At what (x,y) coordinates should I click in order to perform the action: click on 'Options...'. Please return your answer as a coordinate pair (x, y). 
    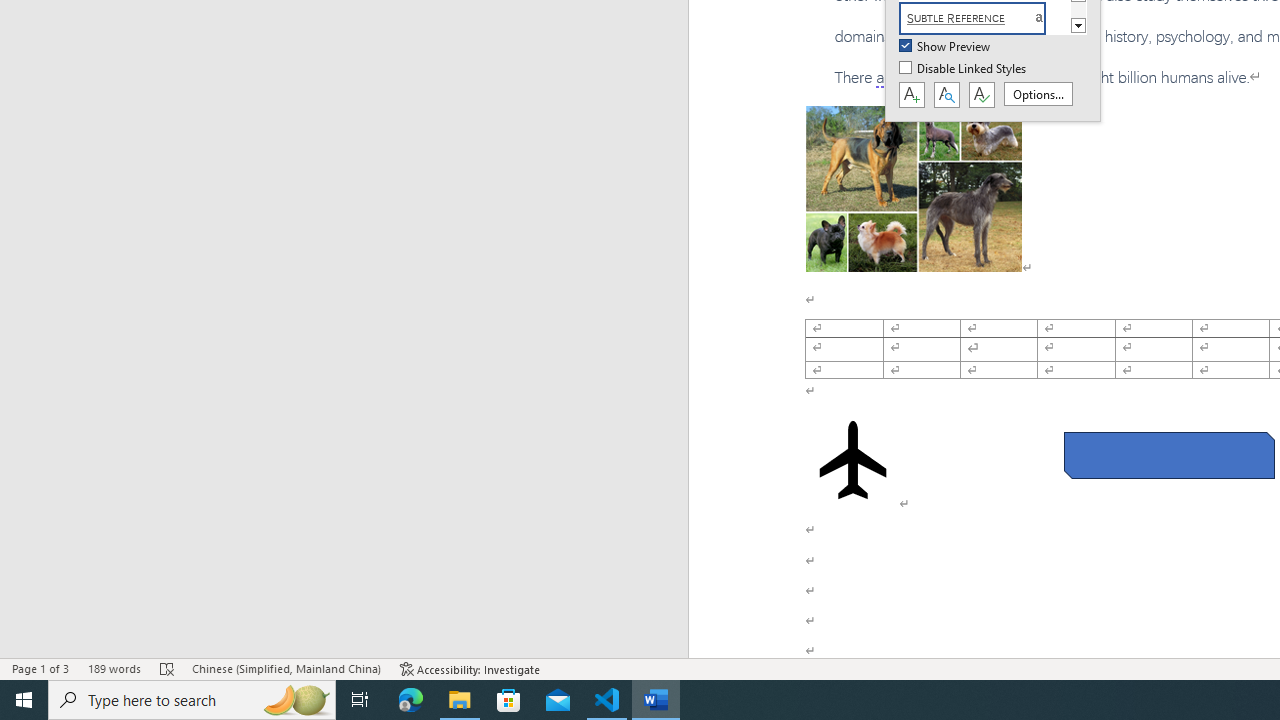
    Looking at the image, I should click on (1038, 93).